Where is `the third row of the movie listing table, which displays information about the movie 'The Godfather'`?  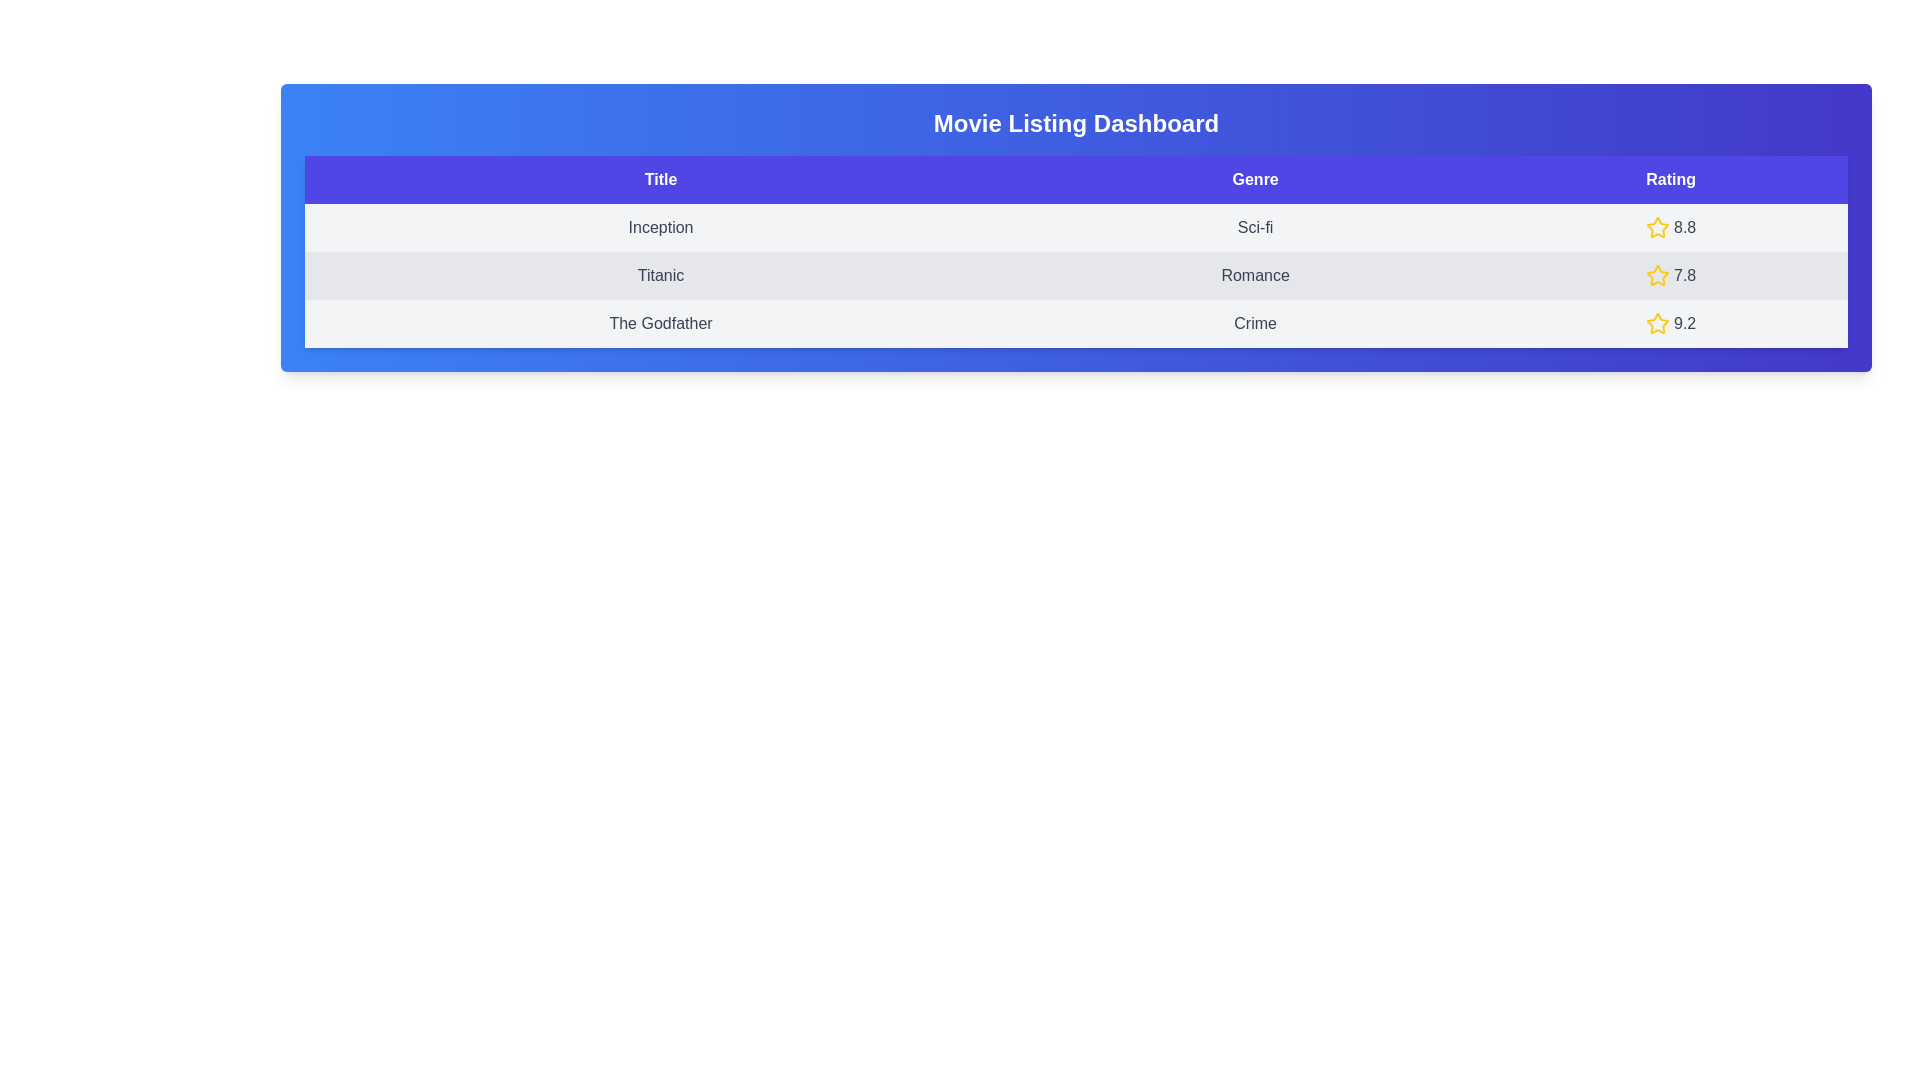 the third row of the movie listing table, which displays information about the movie 'The Godfather' is located at coordinates (1075, 323).